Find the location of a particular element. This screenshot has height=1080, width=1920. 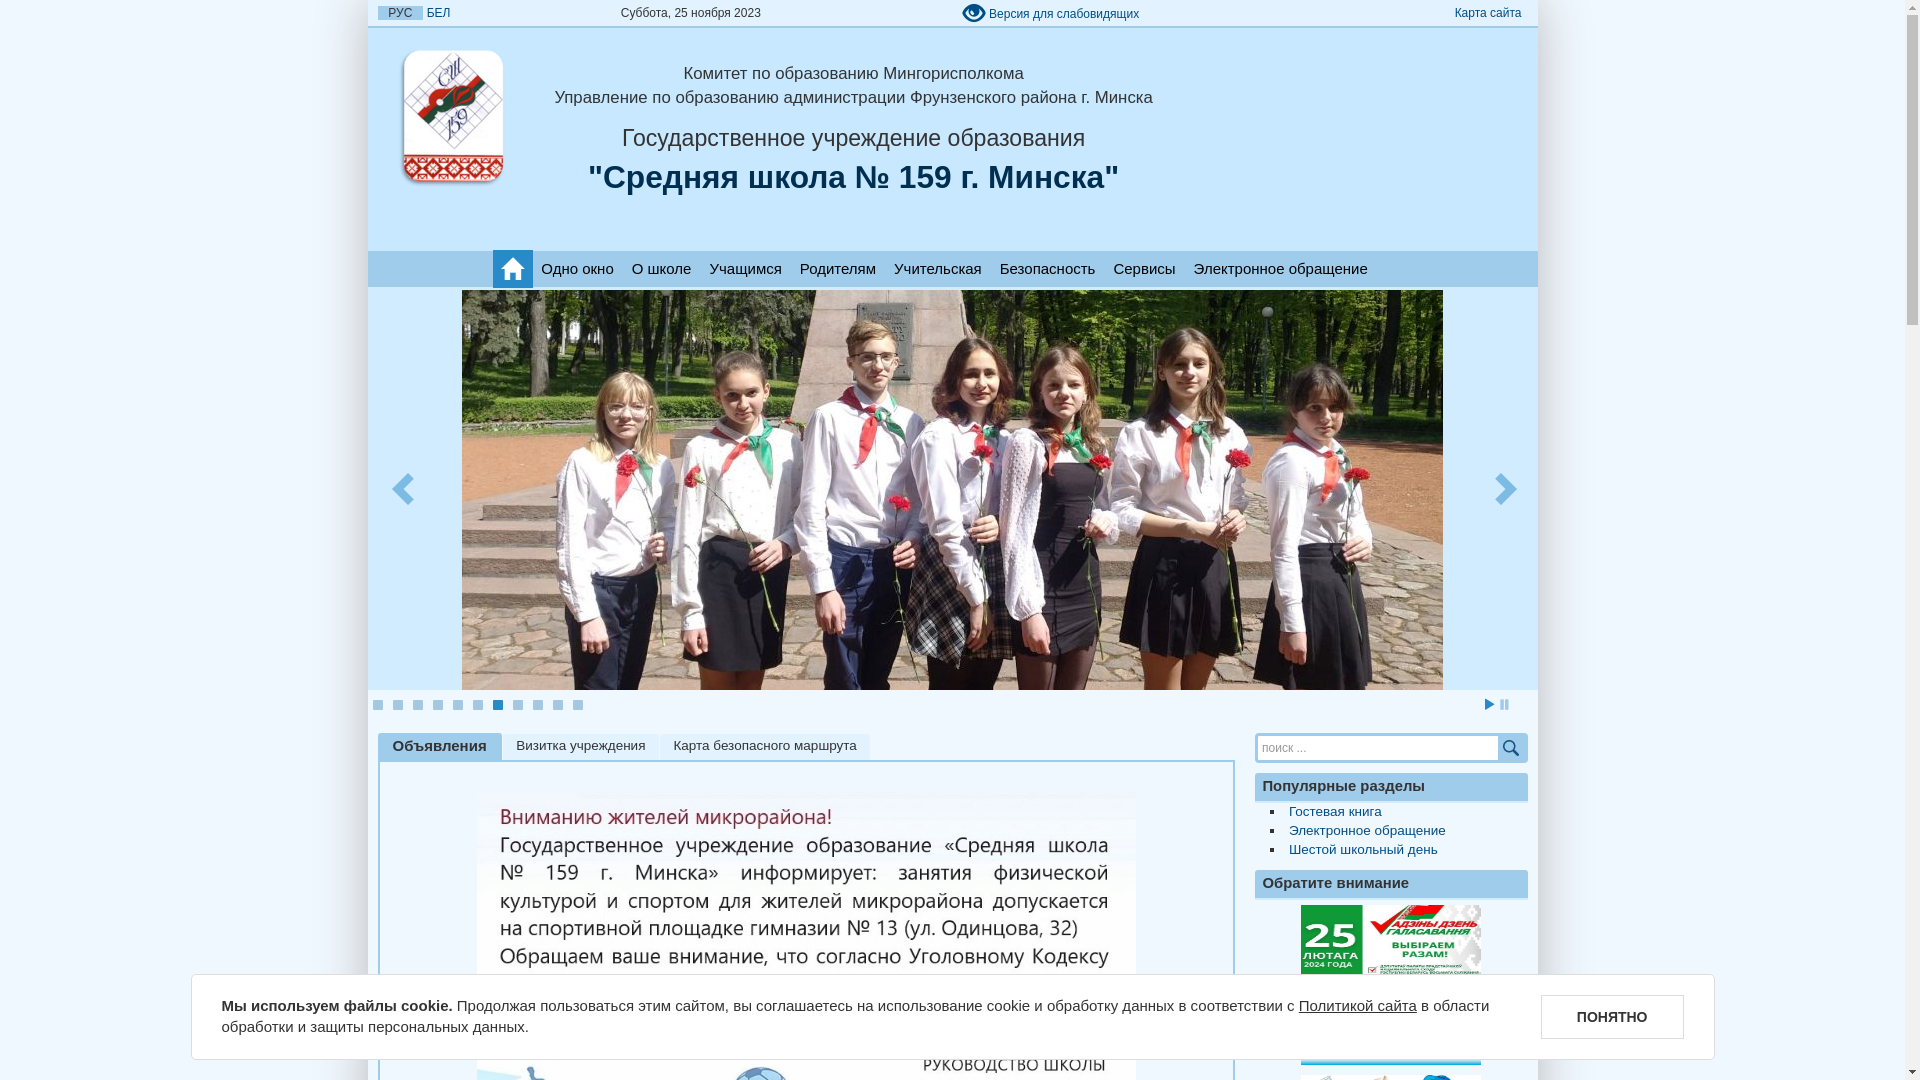

'9' is located at coordinates (537, 704).